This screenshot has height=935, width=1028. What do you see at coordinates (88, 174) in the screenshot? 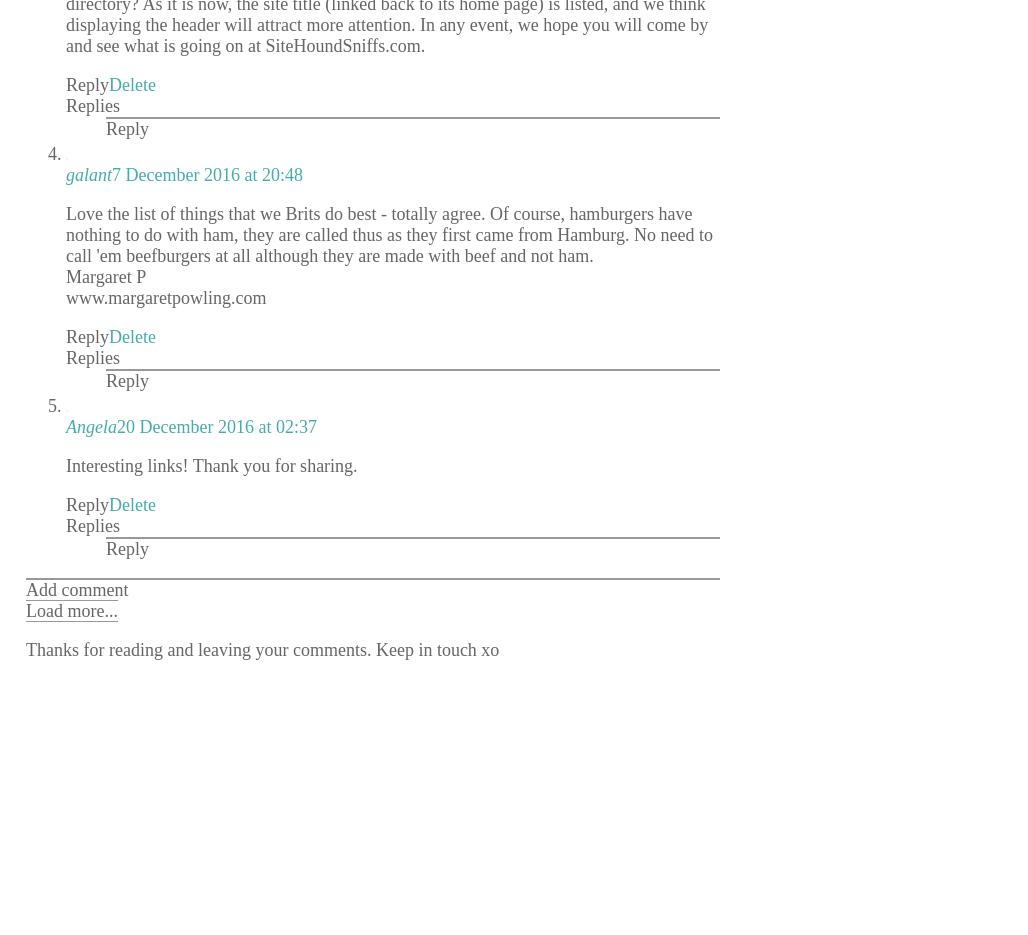
I see `'galant'` at bounding box center [88, 174].